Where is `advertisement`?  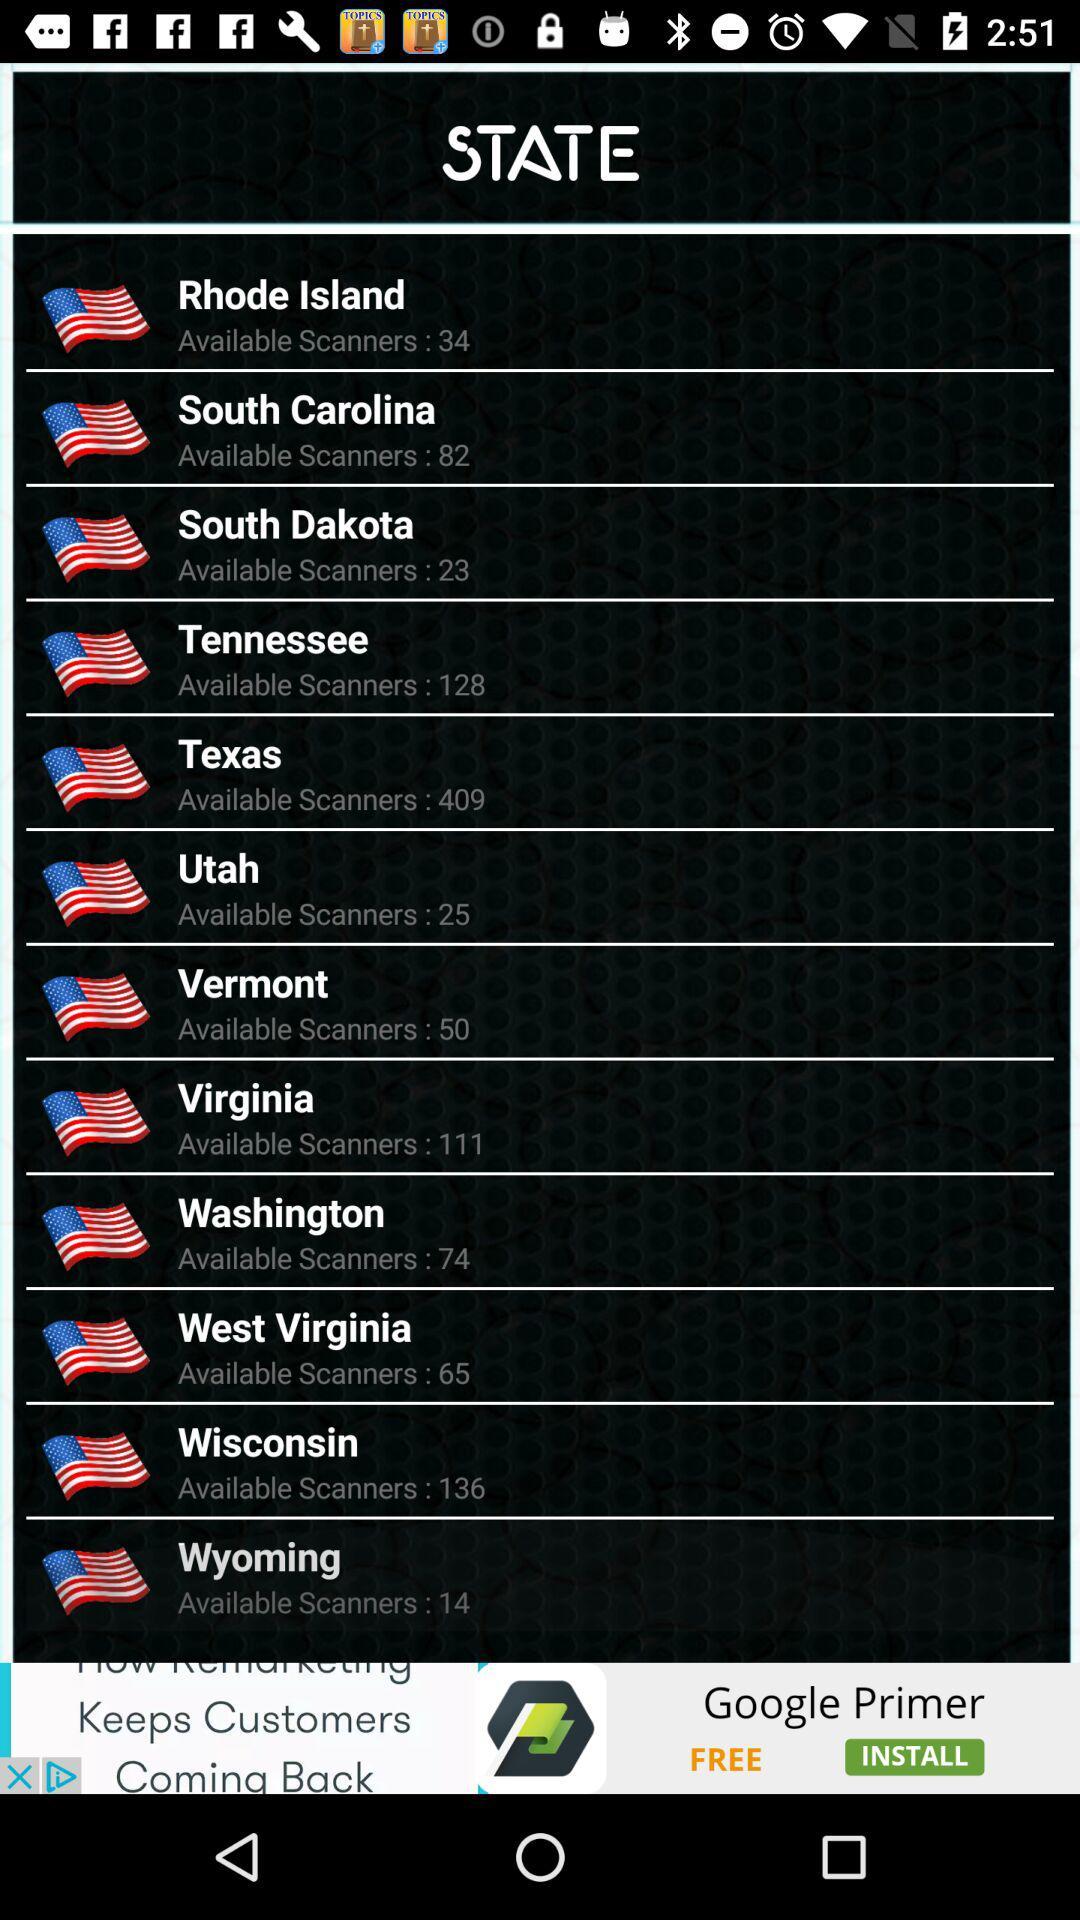
advertisement is located at coordinates (540, 1727).